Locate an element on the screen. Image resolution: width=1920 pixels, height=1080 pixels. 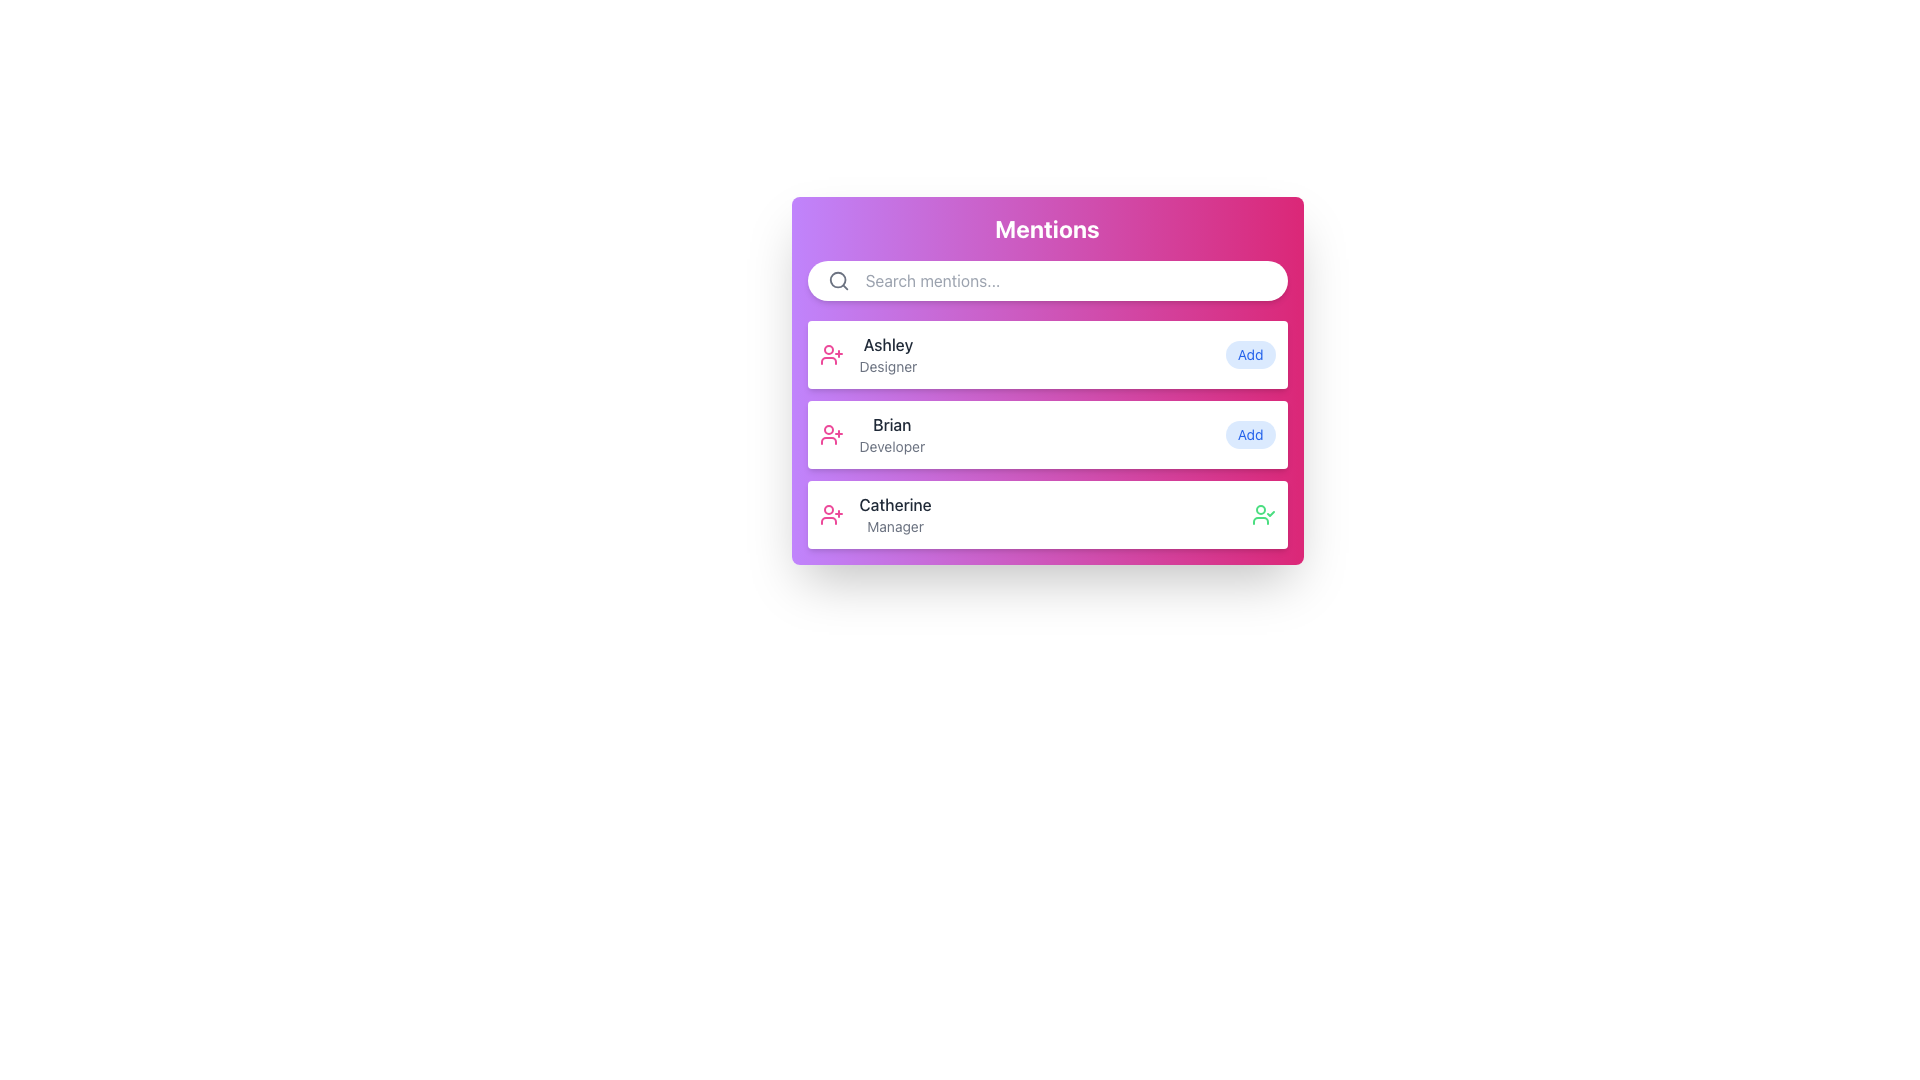
the user name label in the second entry of the mentions list, which is positioned next to an icon and above the 'Developer' role descriptor is located at coordinates (891, 423).